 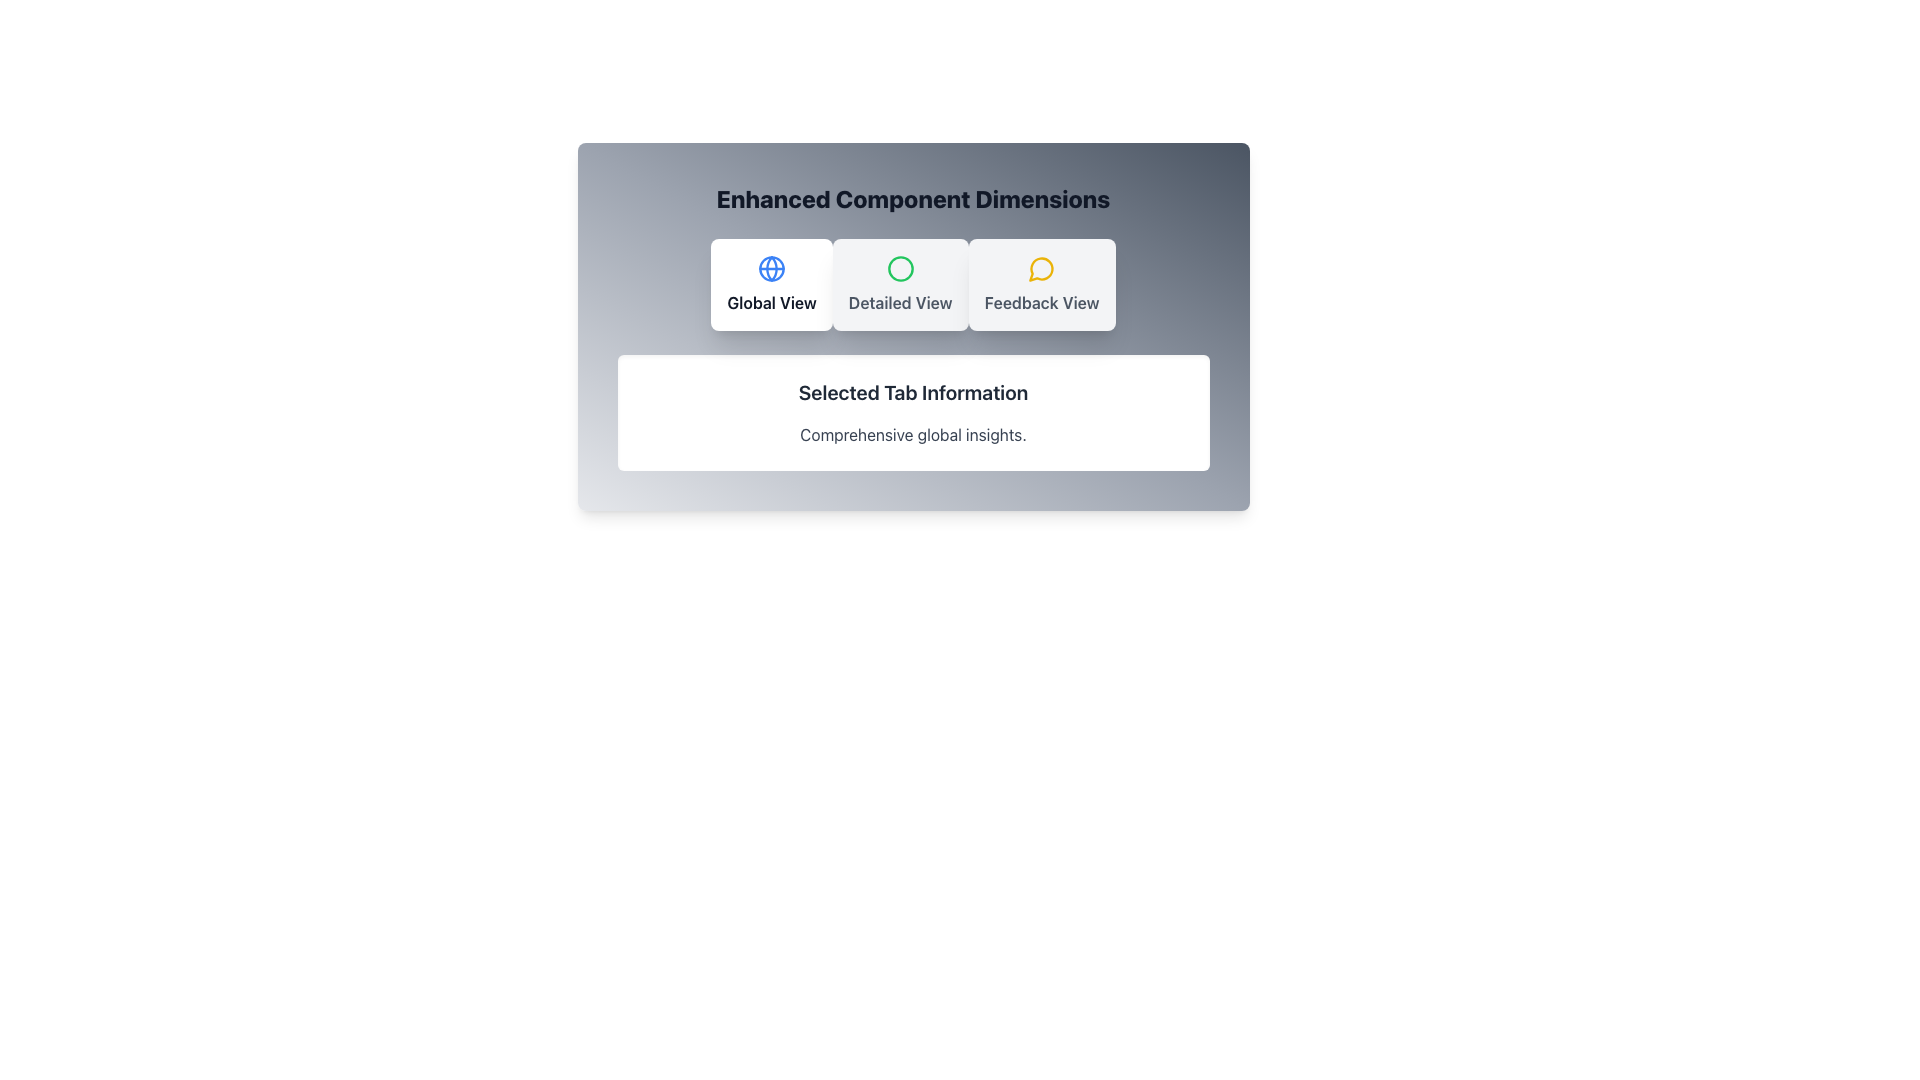 I want to click on the SVG circle representing the 'Detailed View' option, which is centrally located in the 'Detailed View' button under 'Enhanced Component Dimensions', so click(x=899, y=268).